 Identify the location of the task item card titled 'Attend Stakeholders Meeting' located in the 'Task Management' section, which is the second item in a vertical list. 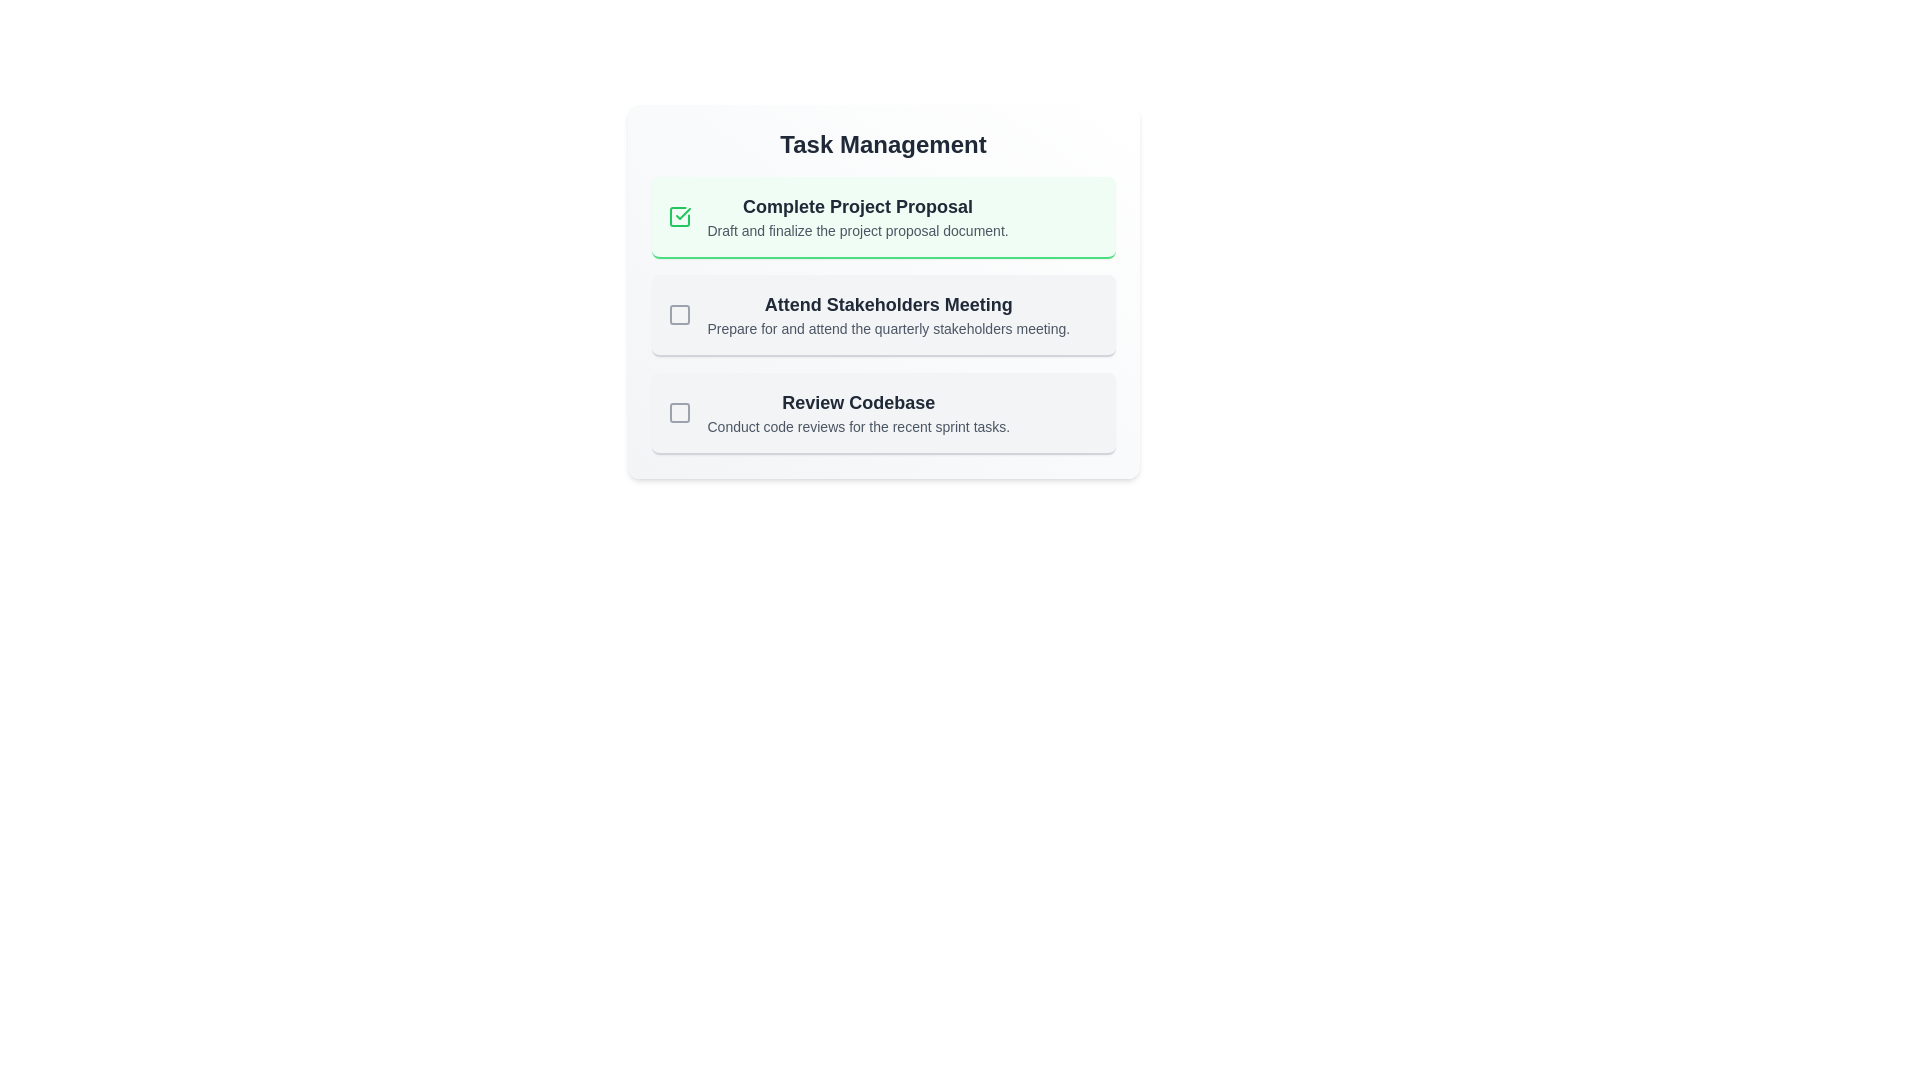
(887, 315).